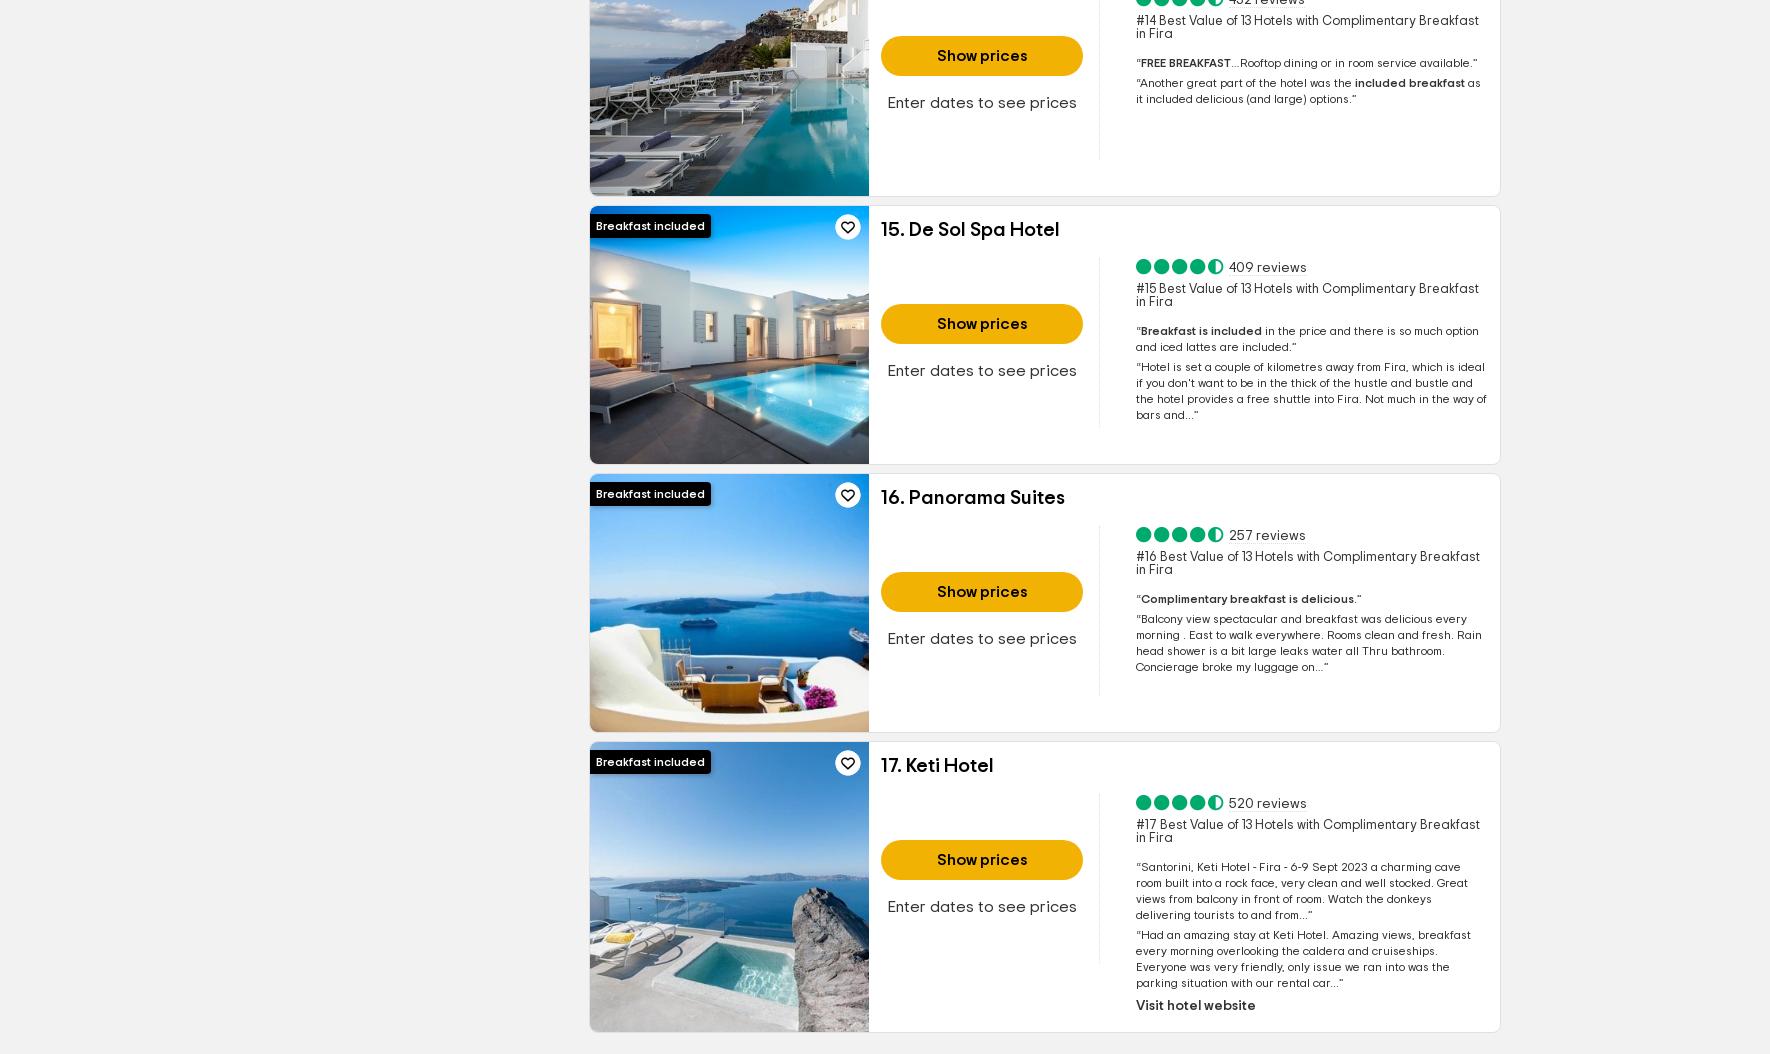  What do you see at coordinates (1306, 89) in the screenshot?
I see `'as it included'` at bounding box center [1306, 89].